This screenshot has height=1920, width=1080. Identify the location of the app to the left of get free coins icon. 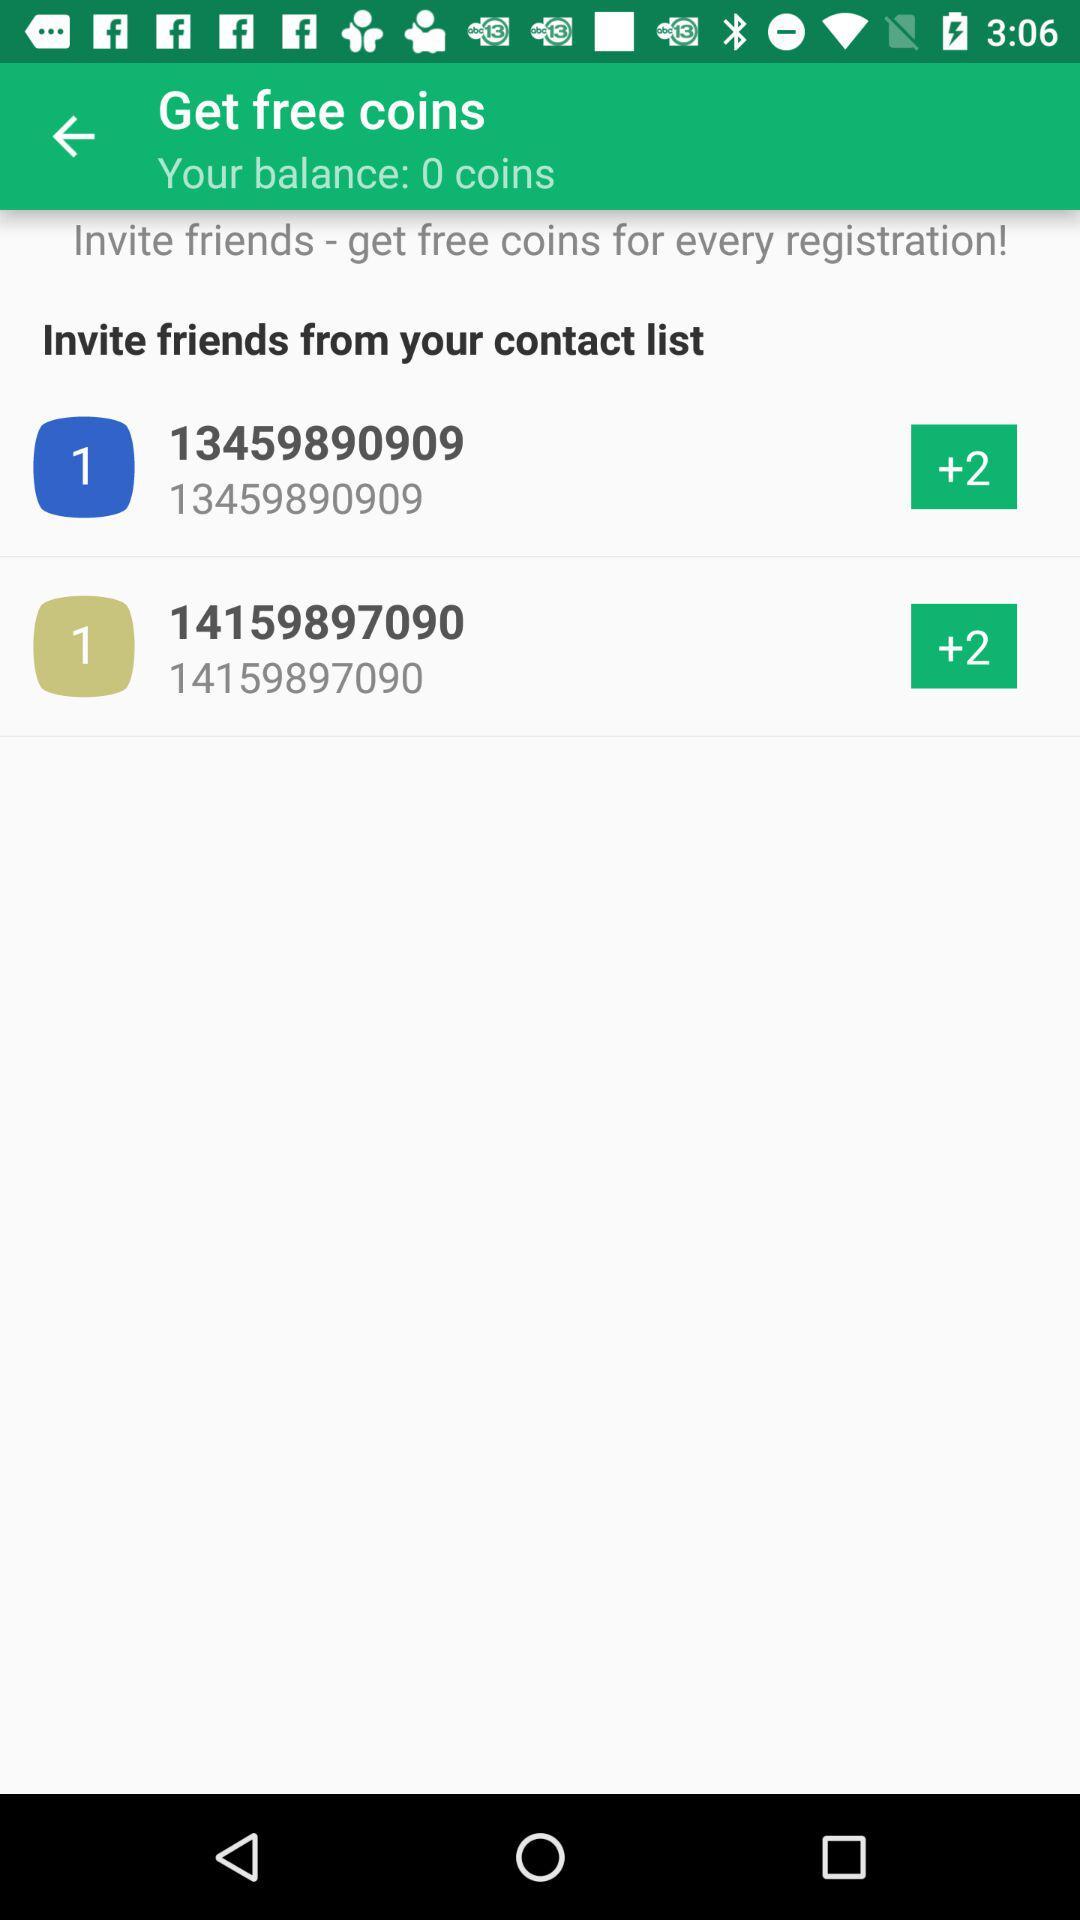
(72, 135).